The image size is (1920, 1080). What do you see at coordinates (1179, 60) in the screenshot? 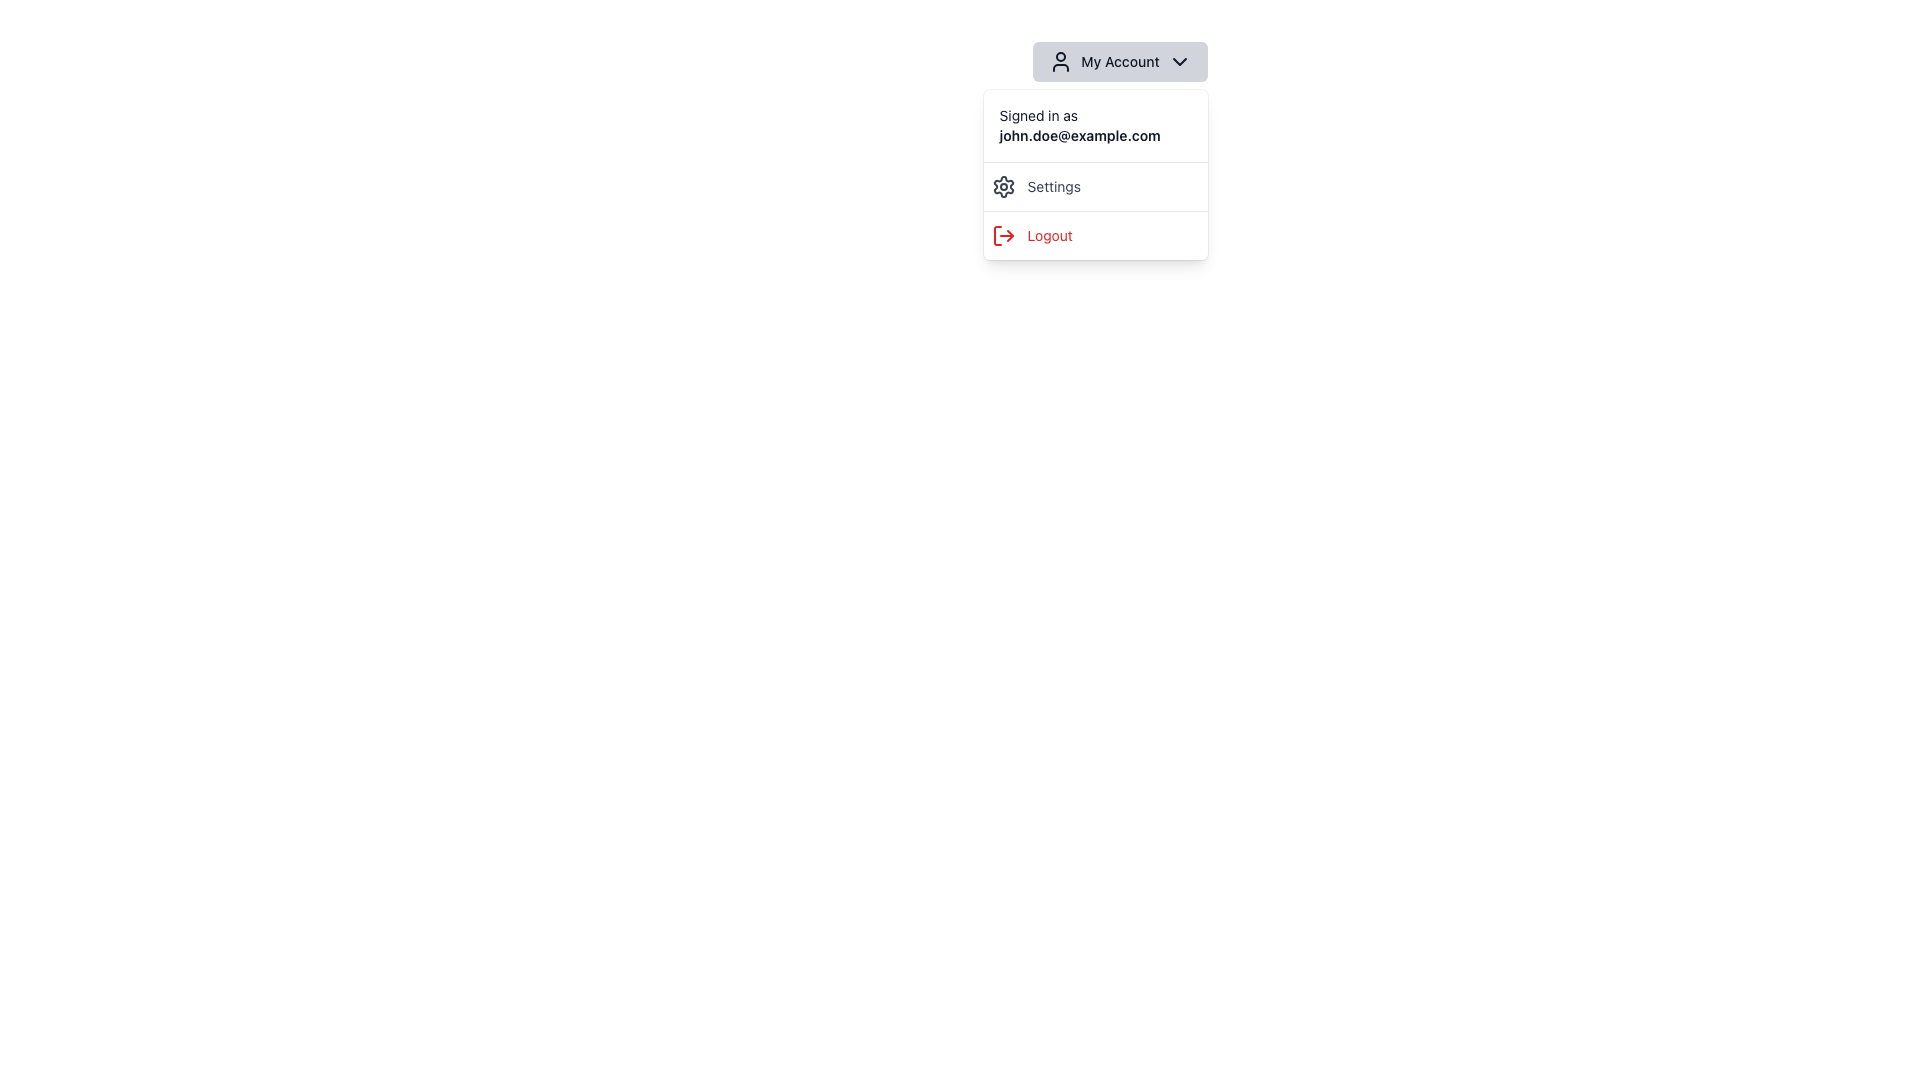
I see `the small chevron-down icon that is part of the 'My Account' button` at bounding box center [1179, 60].